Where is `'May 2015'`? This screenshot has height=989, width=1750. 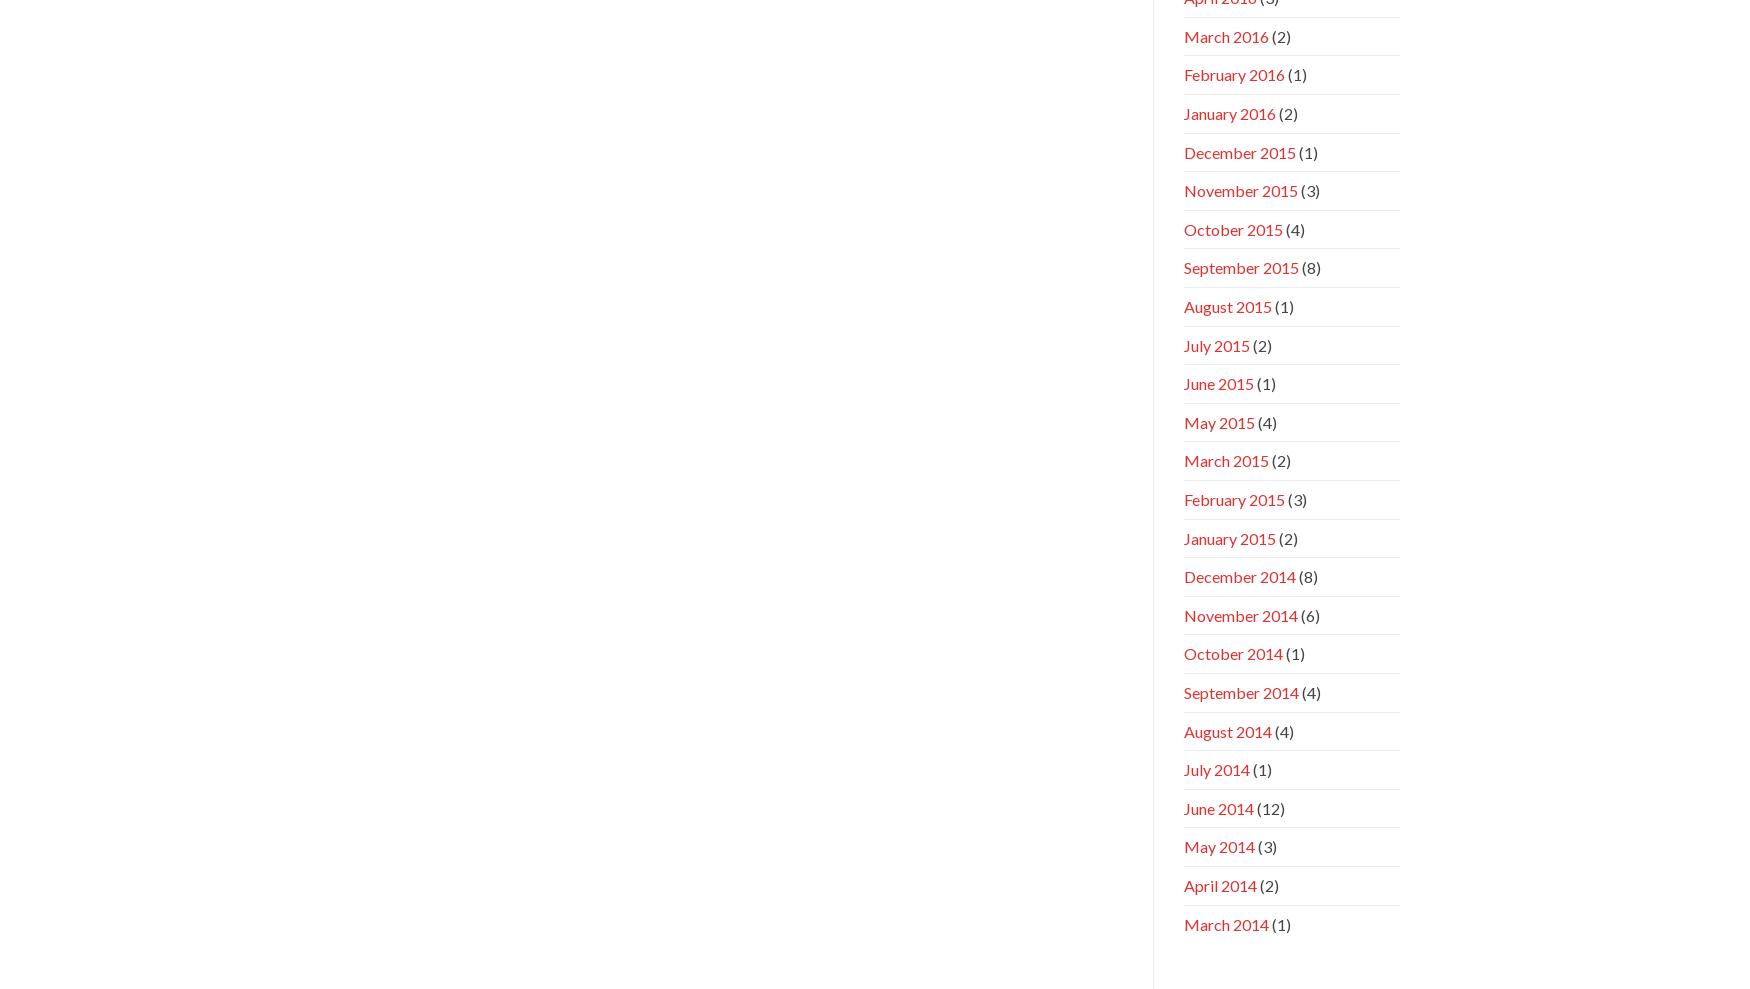 'May 2015' is located at coordinates (1218, 421).